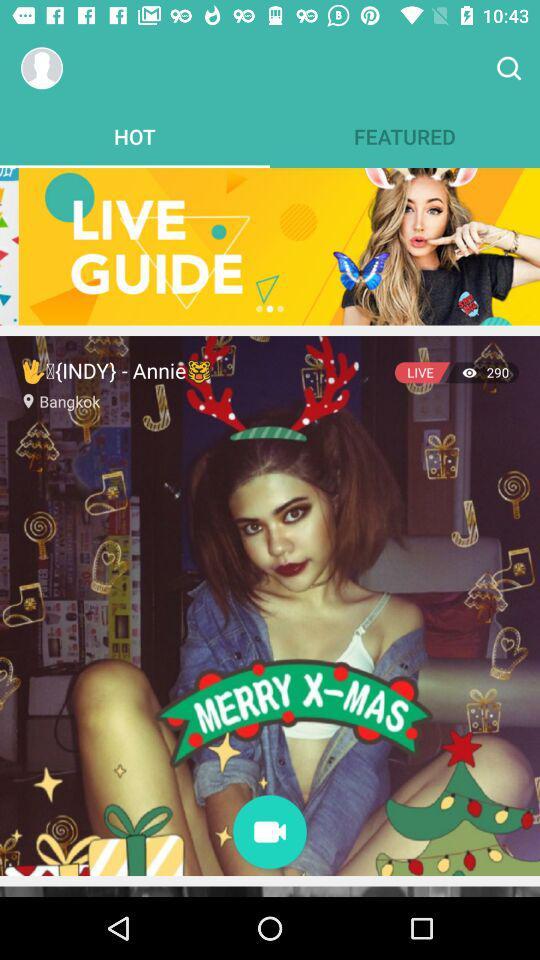 The image size is (540, 960). I want to click on profile, so click(42, 68).